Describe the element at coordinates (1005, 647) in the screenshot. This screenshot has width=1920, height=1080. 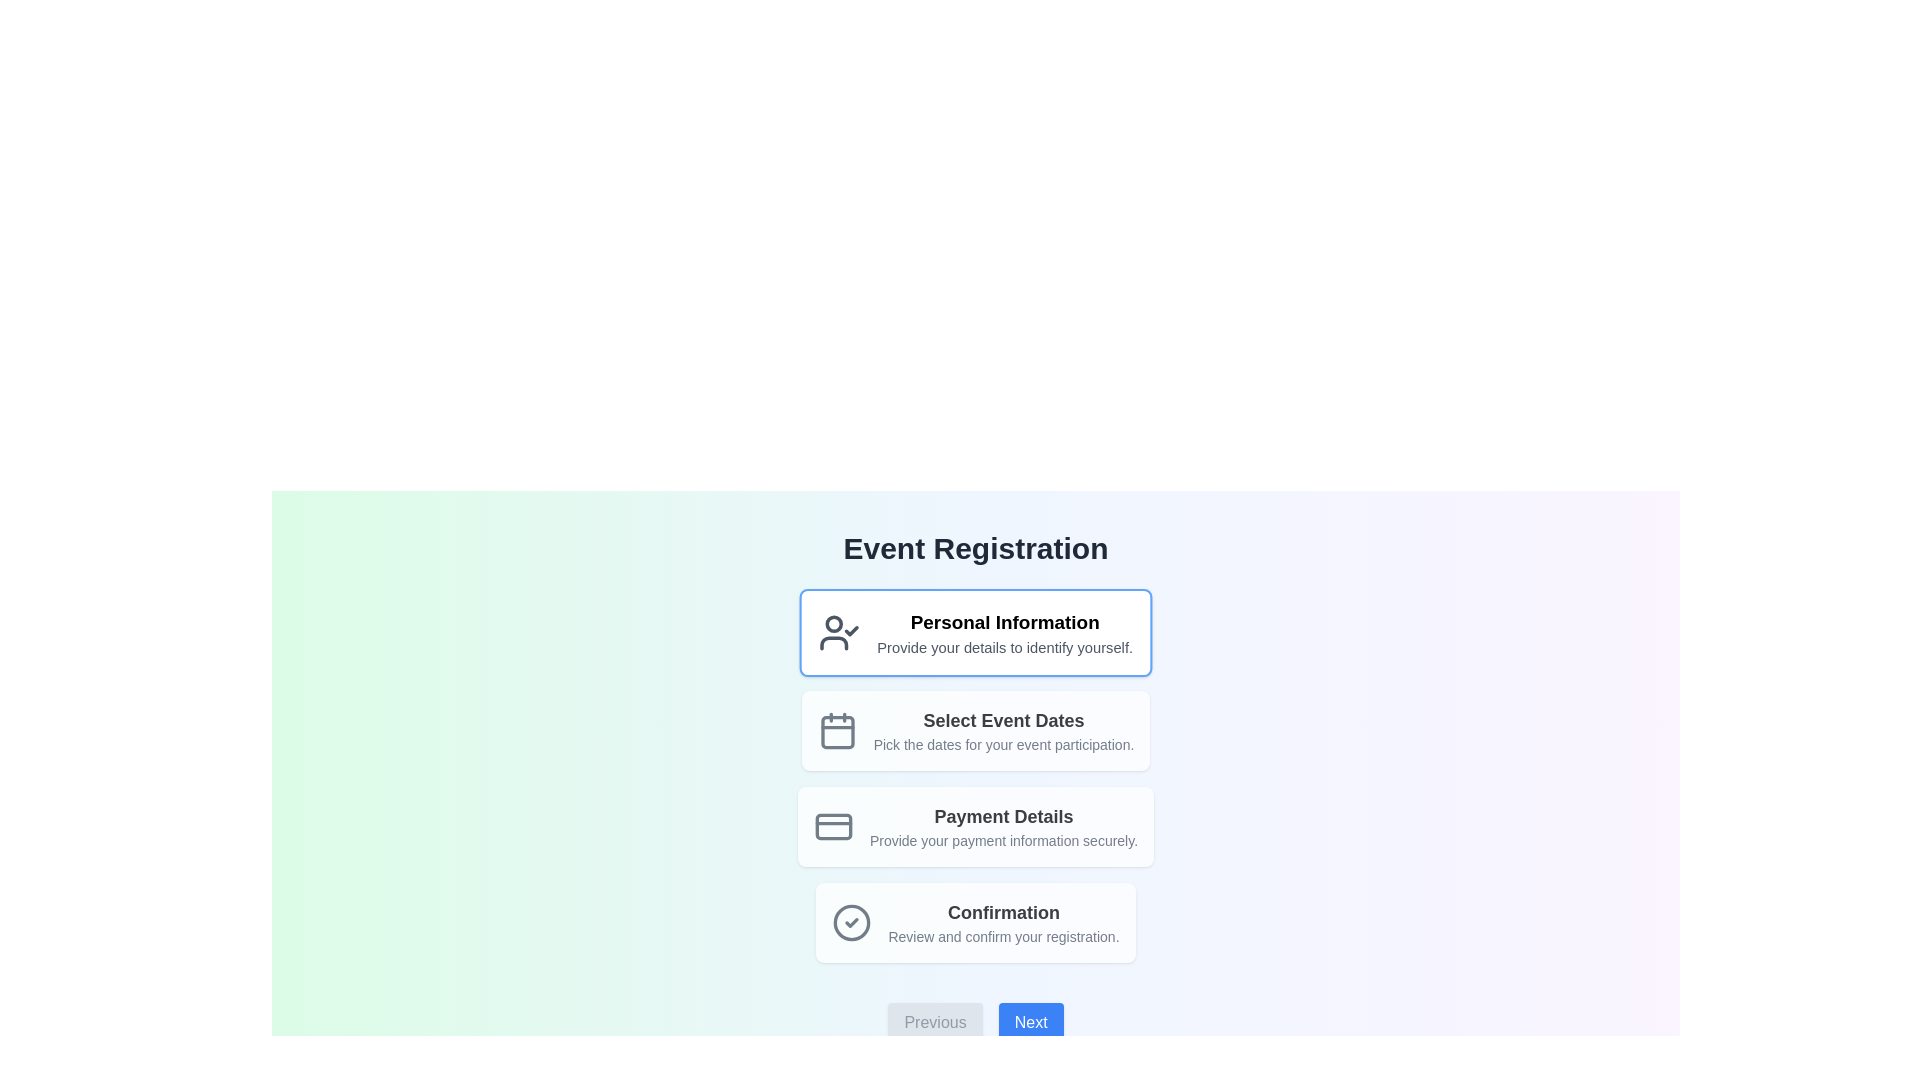
I see `the text description that provides additional instructions for the 'Personal Information' section, located just below the heading in the first card` at that location.